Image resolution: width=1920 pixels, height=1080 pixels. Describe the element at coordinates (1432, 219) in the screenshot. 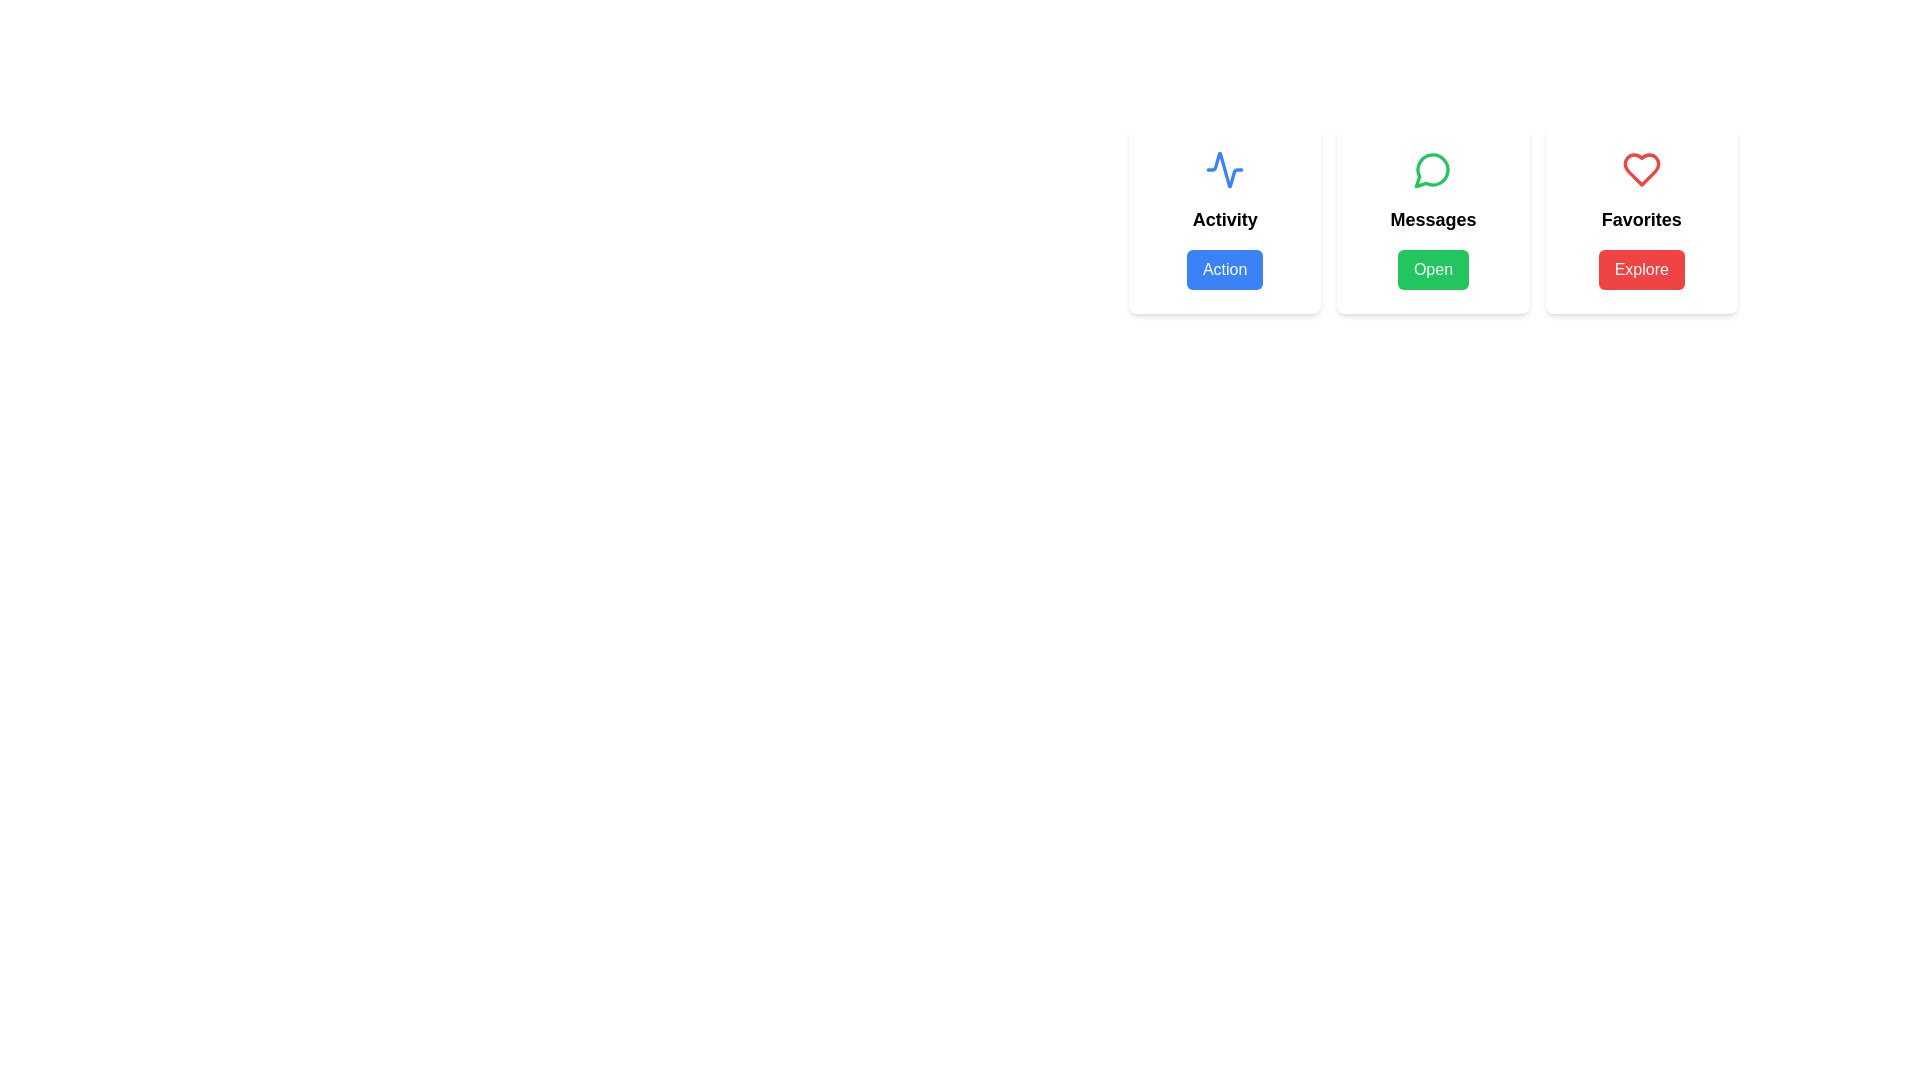

I see `the text label that serves as a title for the 'Messages' section, which is centrally located under the green chat bubble icon and above the 'Open' button` at that location.